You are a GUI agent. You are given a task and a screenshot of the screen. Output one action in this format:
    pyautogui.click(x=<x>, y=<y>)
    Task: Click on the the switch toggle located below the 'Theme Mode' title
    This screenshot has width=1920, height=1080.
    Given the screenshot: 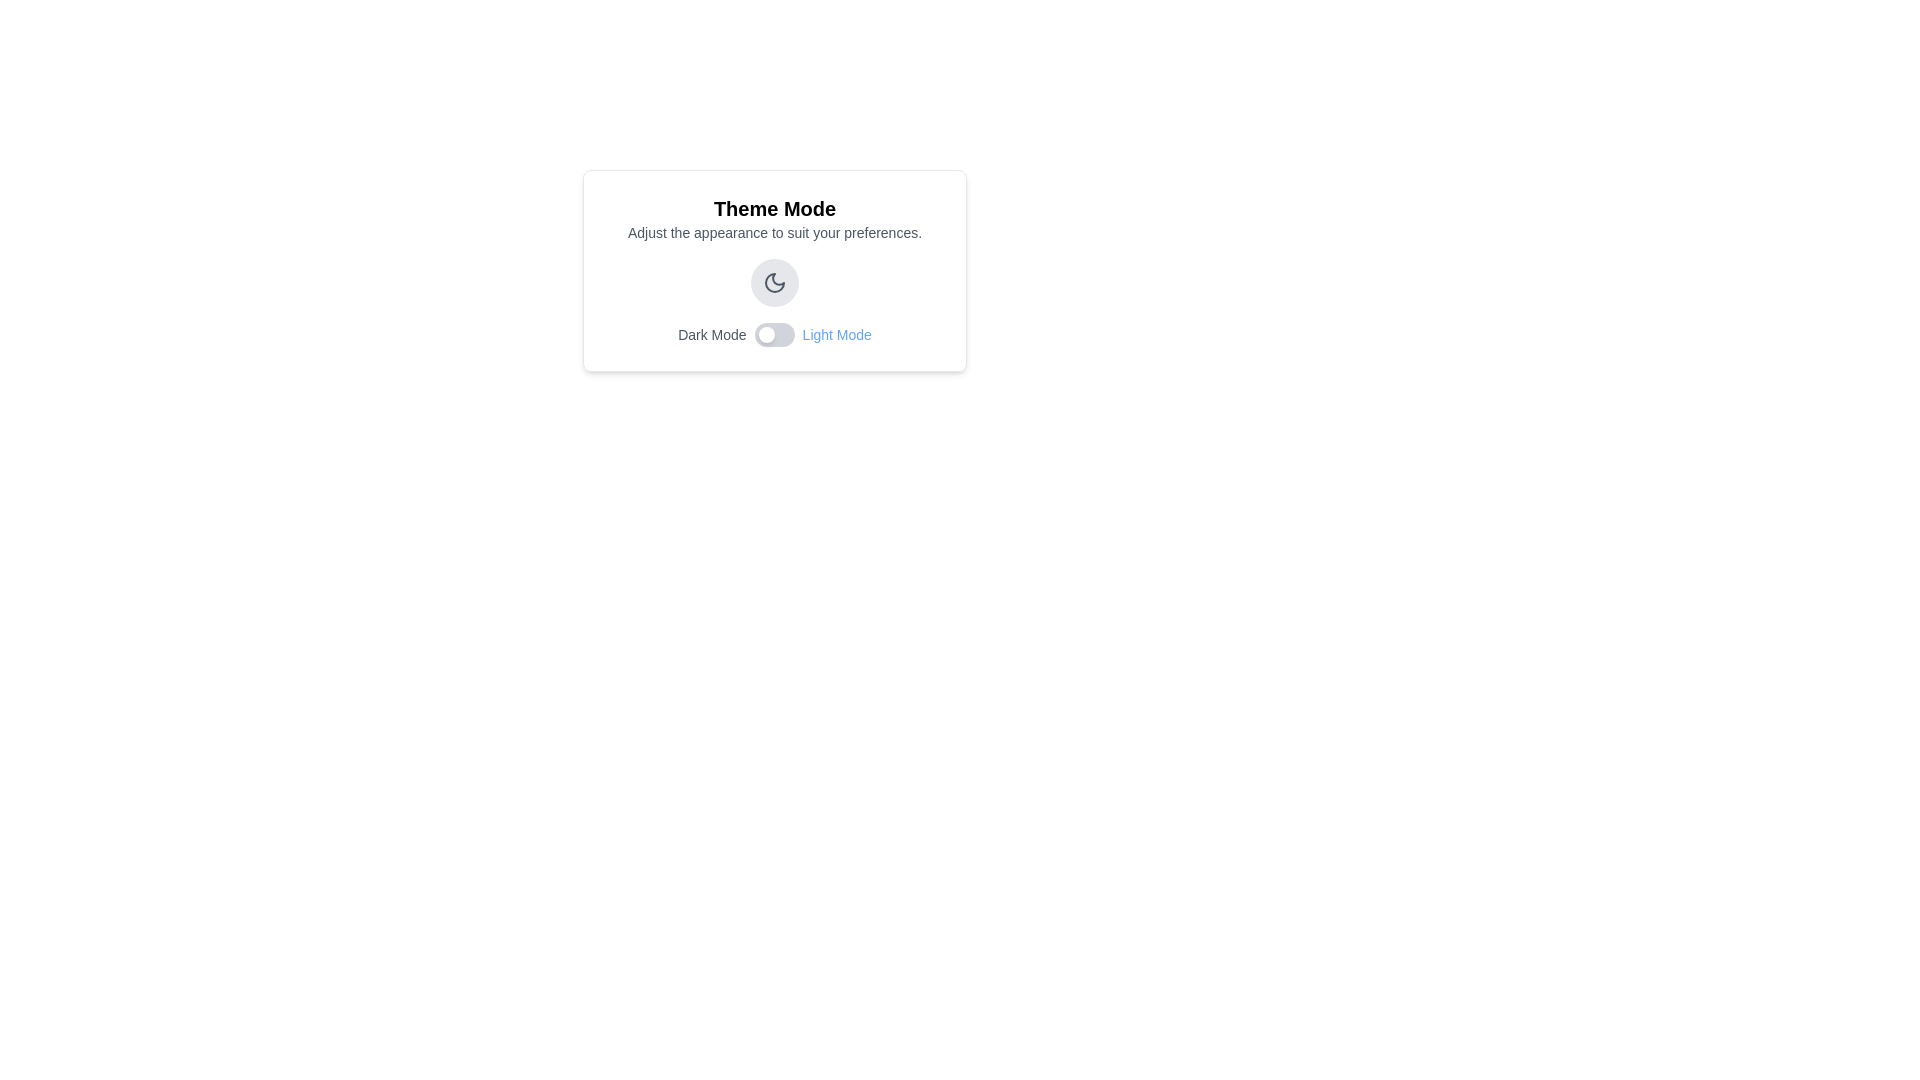 What is the action you would take?
    pyautogui.click(x=773, y=334)
    